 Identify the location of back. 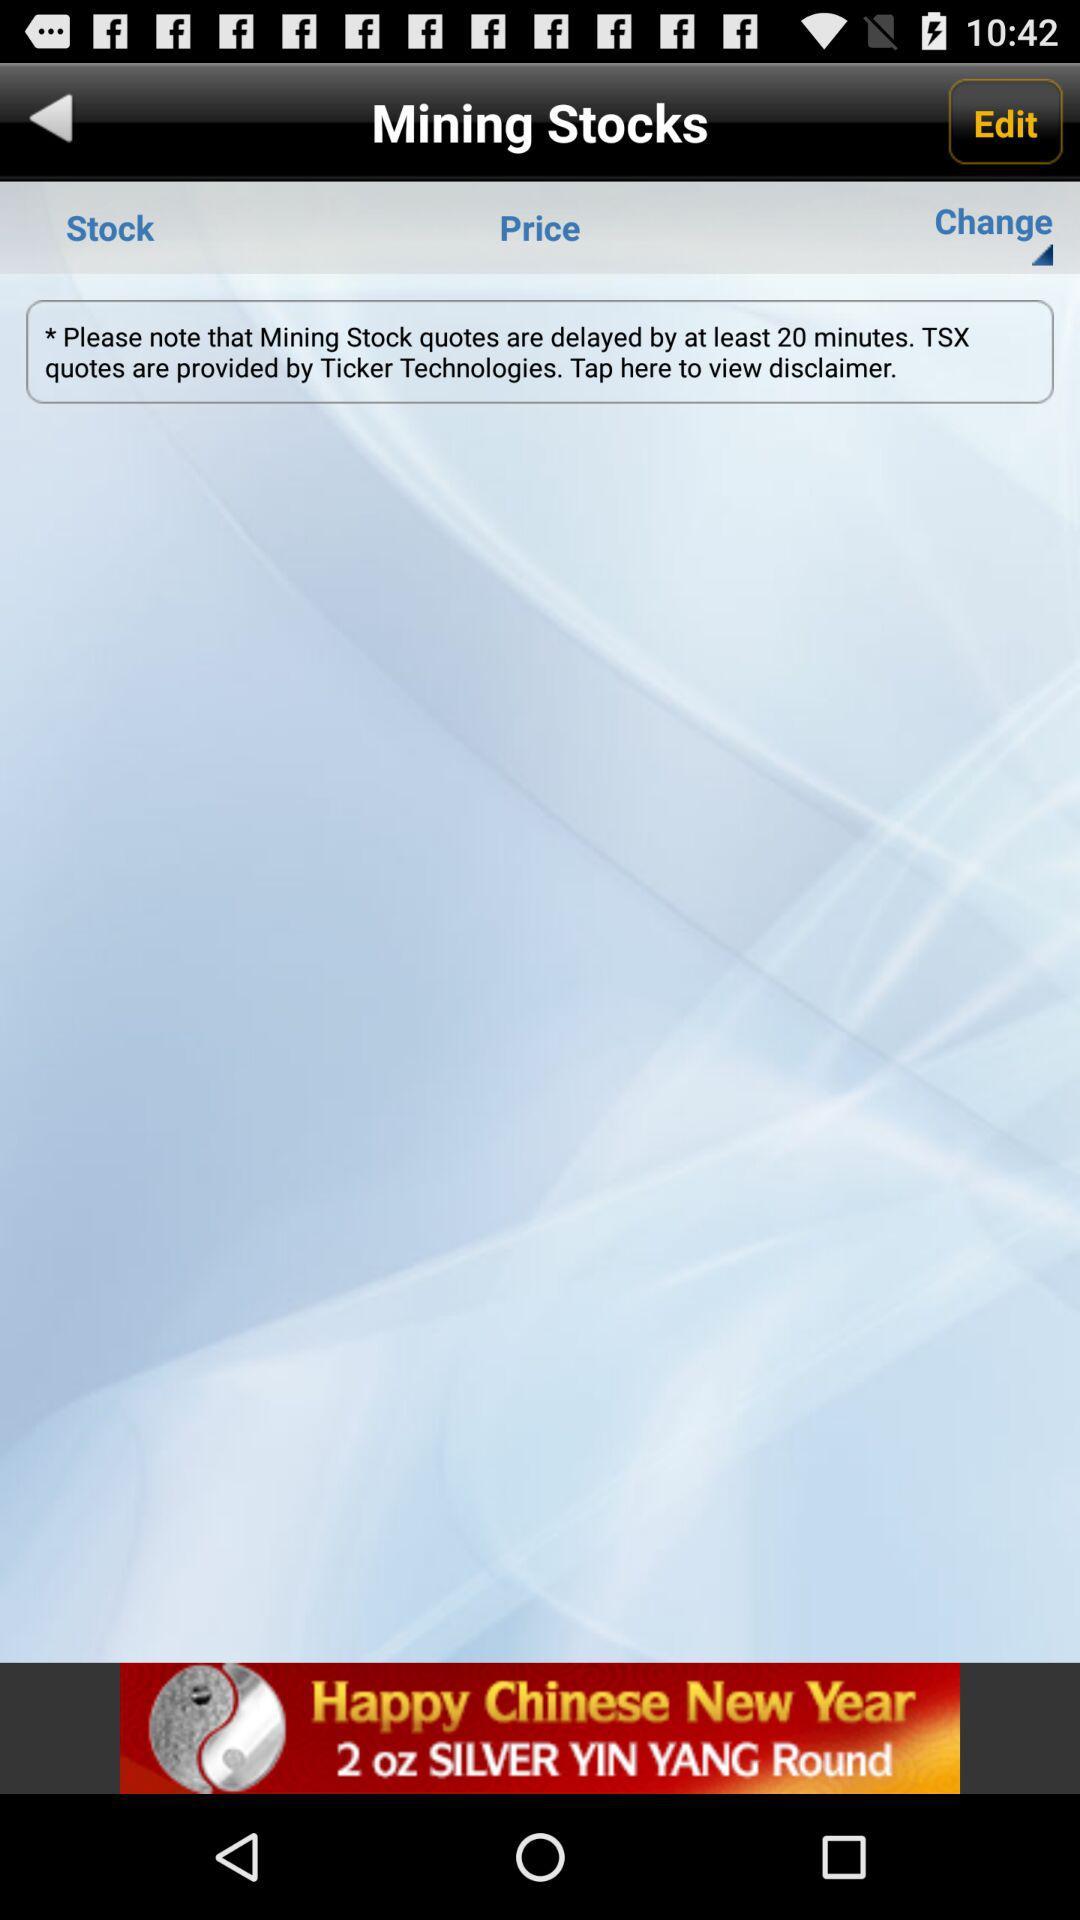
(50, 121).